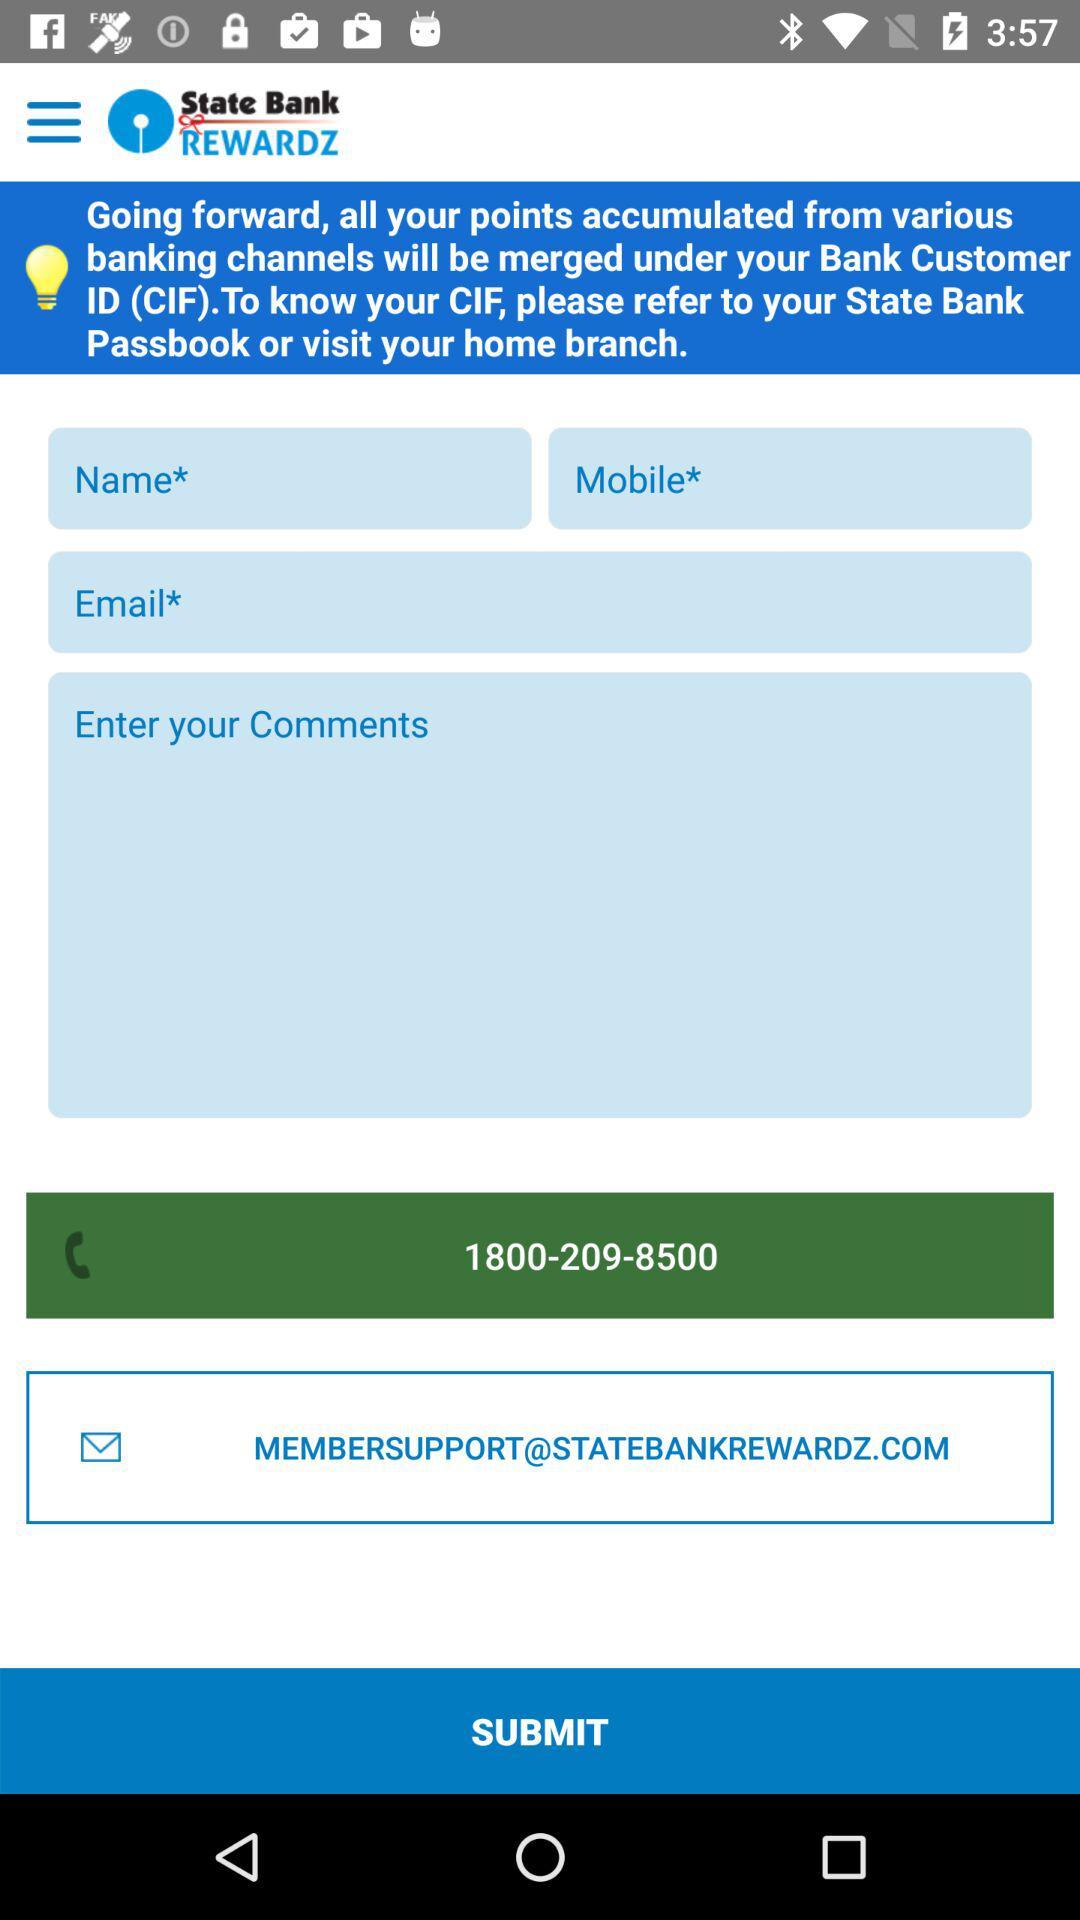  I want to click on insert, so click(789, 477).